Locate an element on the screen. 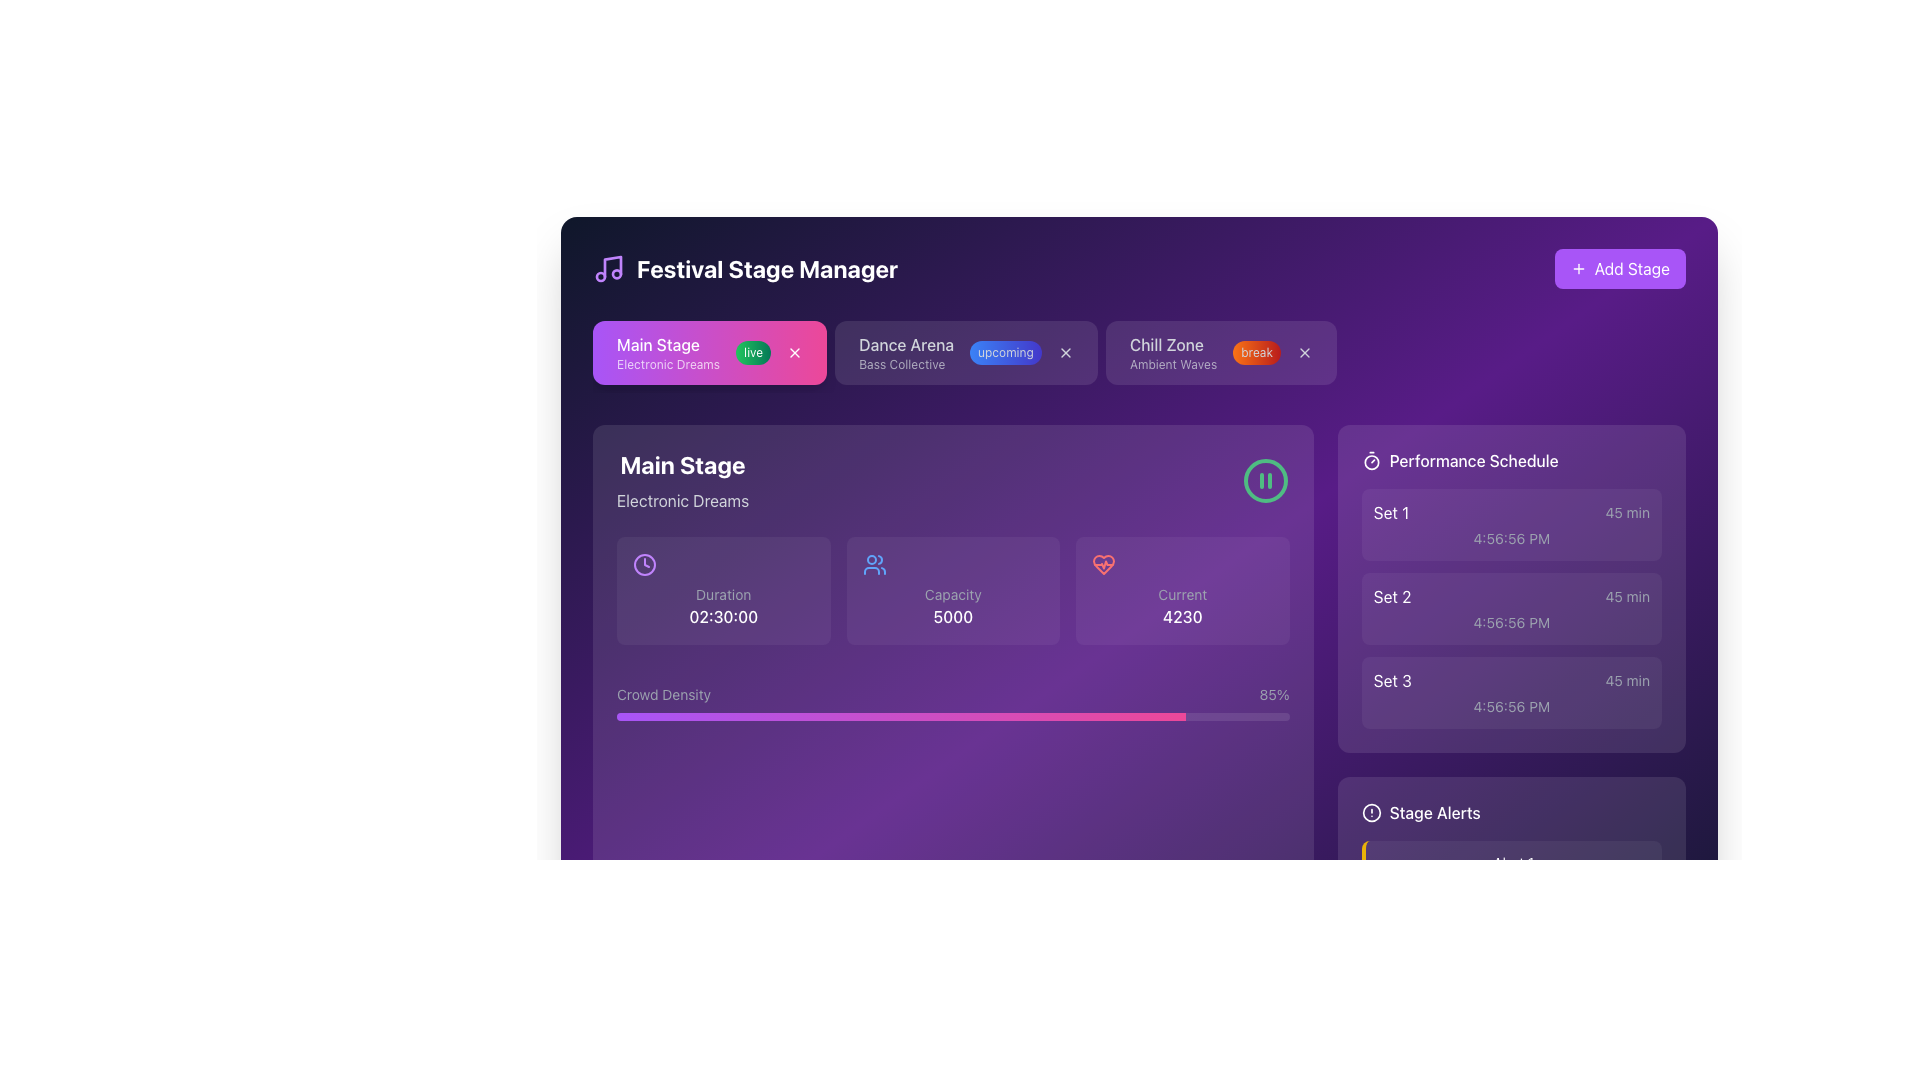  the header labeled 'Festival Stage Manager' located in the top-left corner of the interface is located at coordinates (744, 268).